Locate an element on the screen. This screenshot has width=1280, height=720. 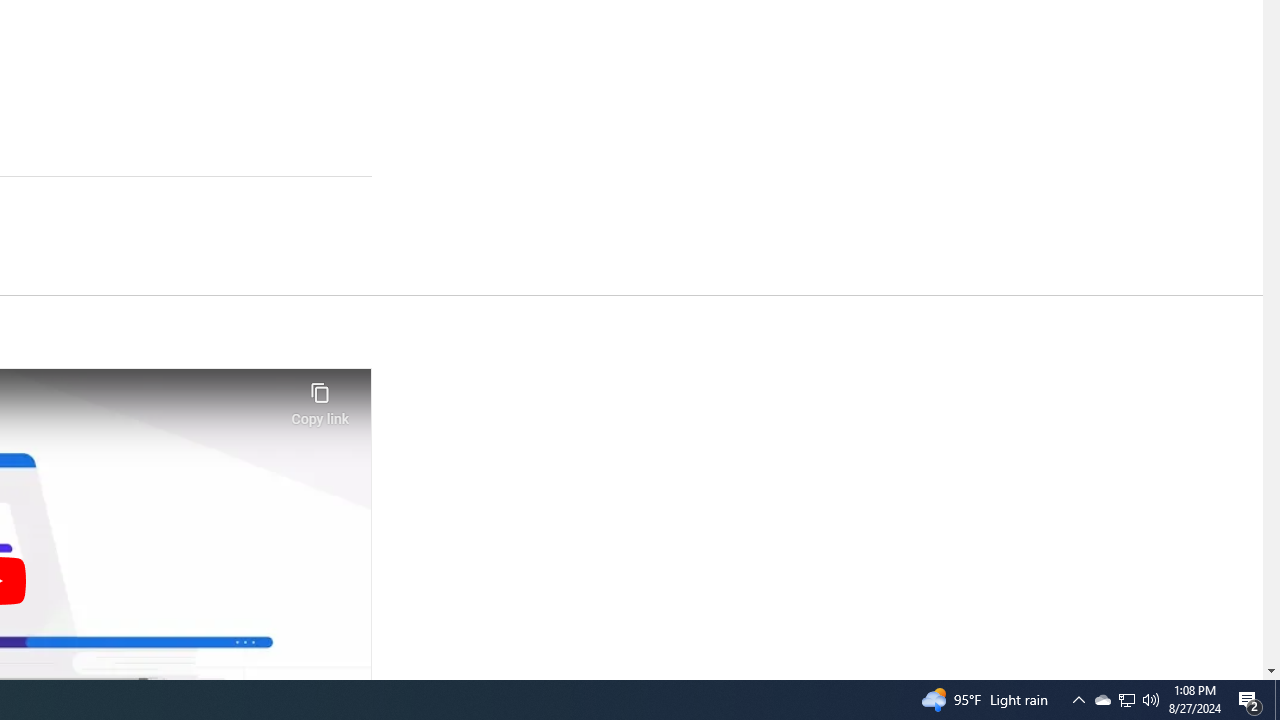
'Copy link' is located at coordinates (320, 398).